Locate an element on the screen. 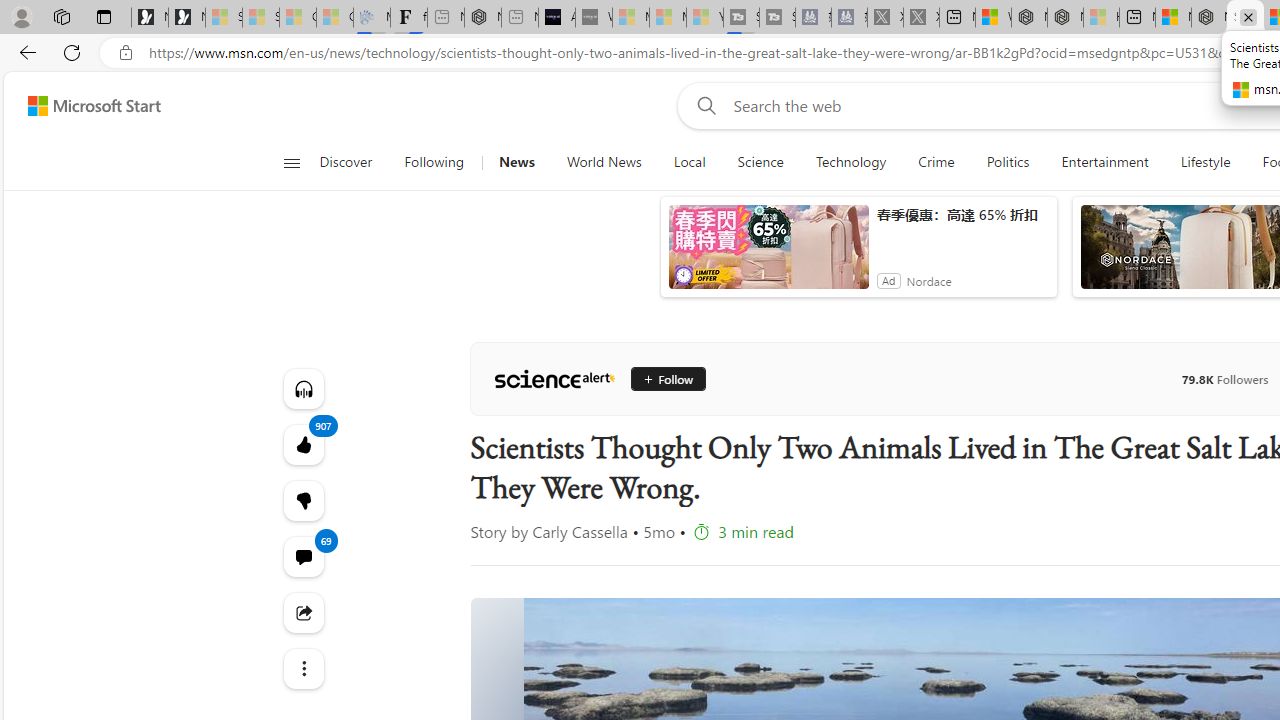 The image size is (1280, 720). 'Open navigation menu' is located at coordinates (290, 162).